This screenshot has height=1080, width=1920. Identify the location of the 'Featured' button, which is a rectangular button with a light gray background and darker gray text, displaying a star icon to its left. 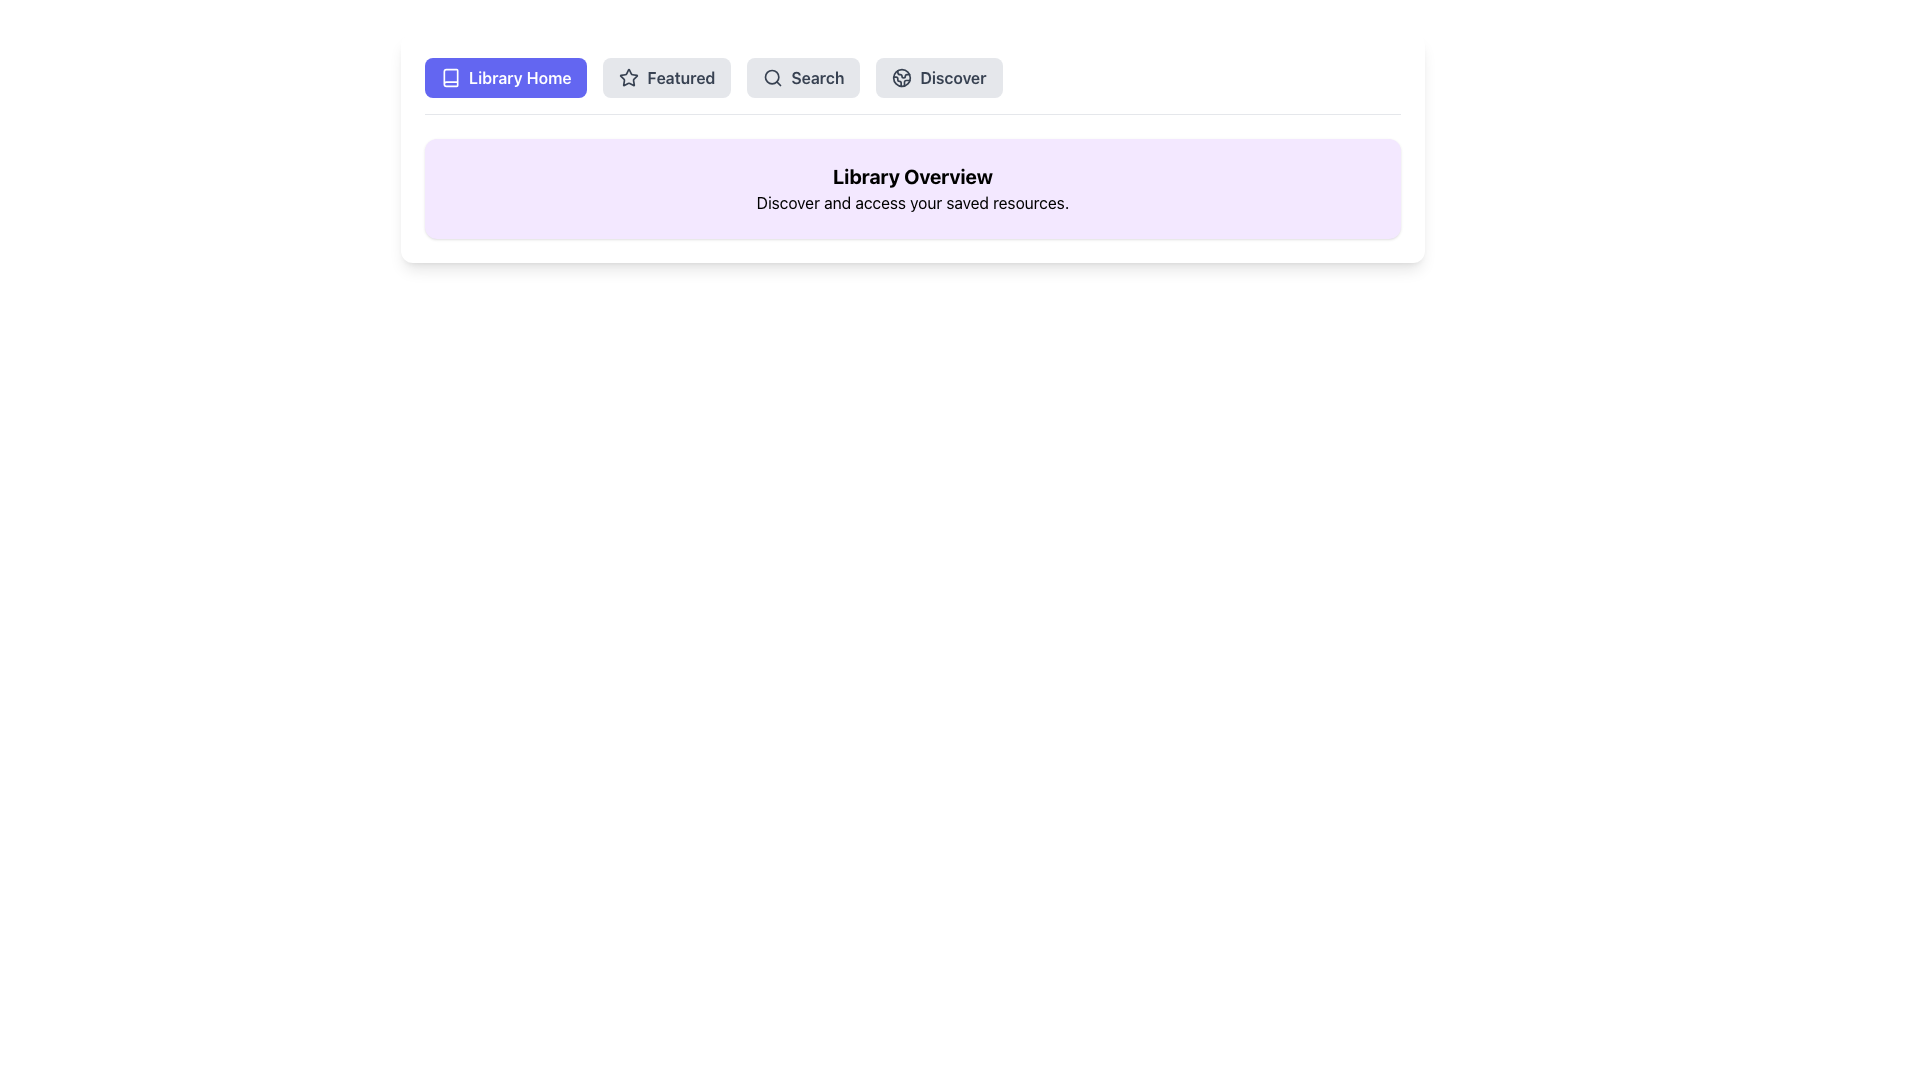
(667, 76).